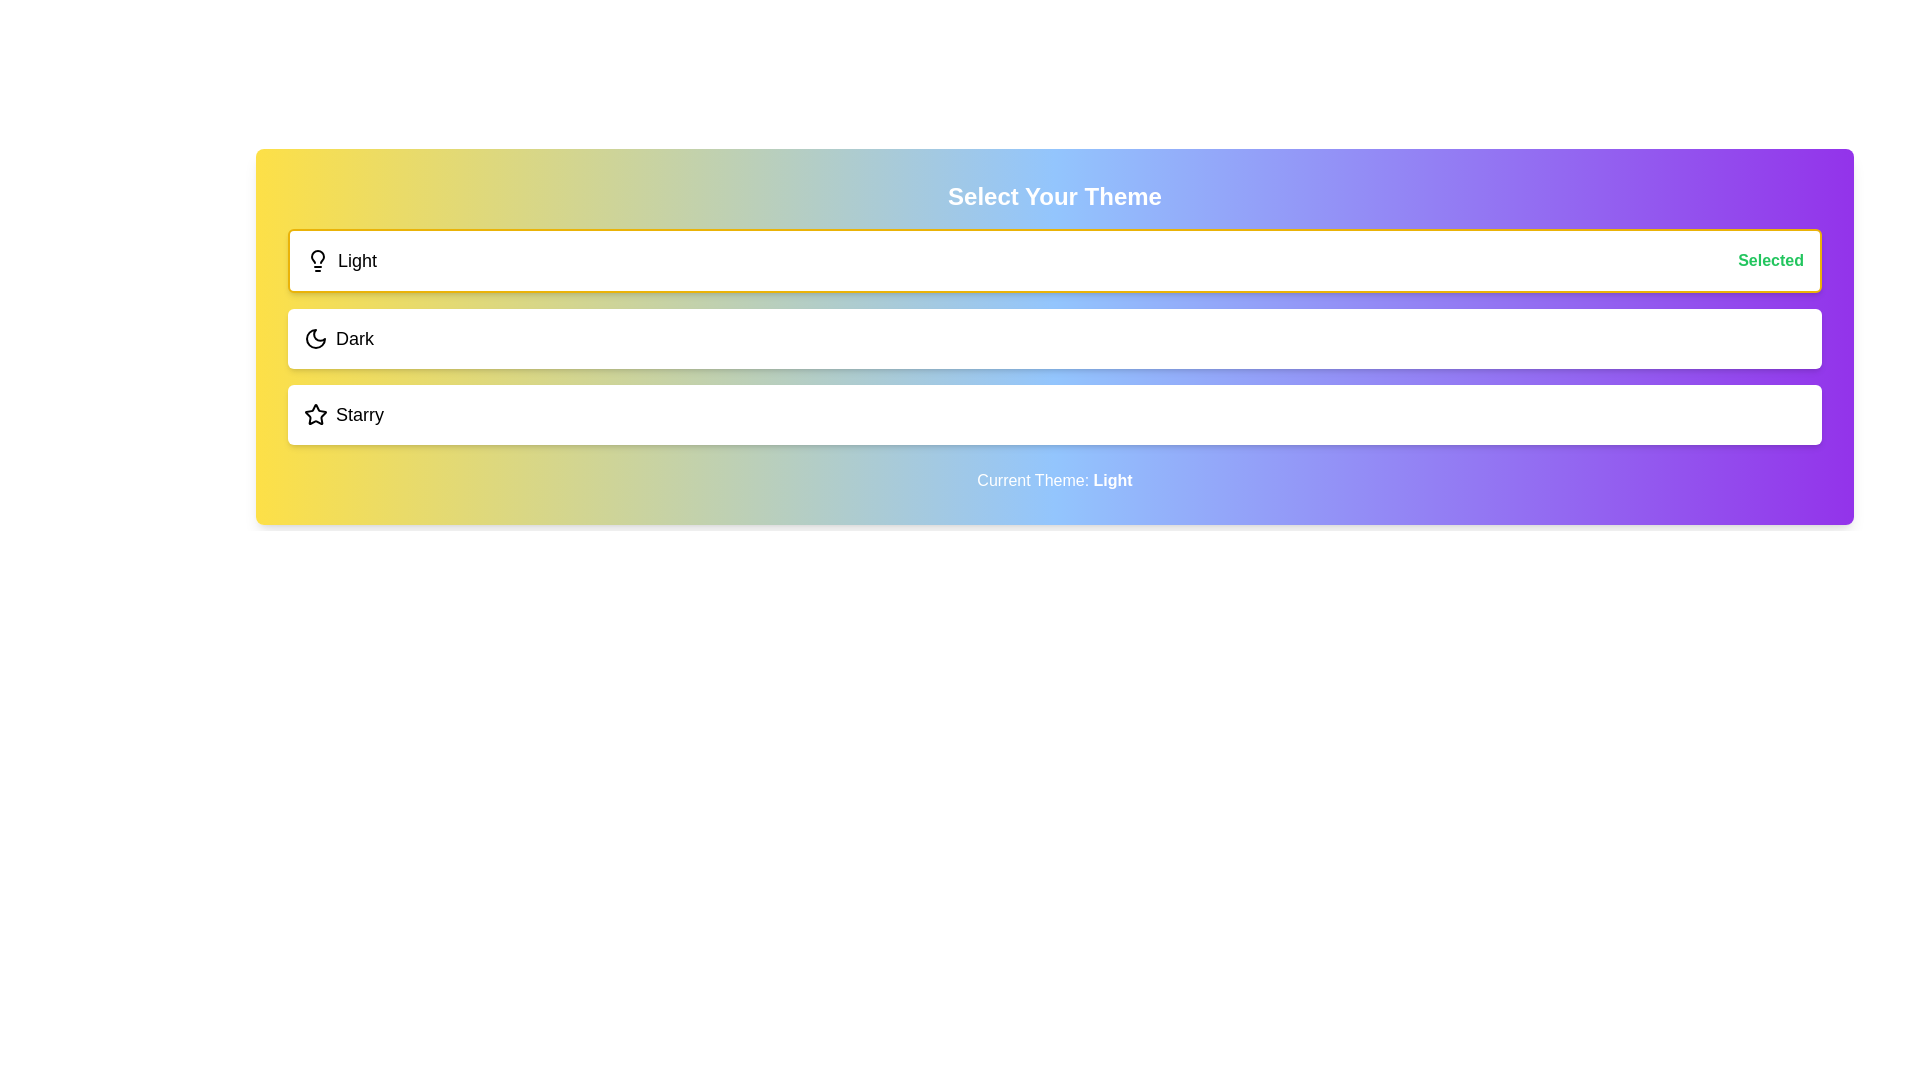 The image size is (1920, 1080). Describe the element at coordinates (344, 414) in the screenshot. I see `the theme option Starry to select it` at that location.